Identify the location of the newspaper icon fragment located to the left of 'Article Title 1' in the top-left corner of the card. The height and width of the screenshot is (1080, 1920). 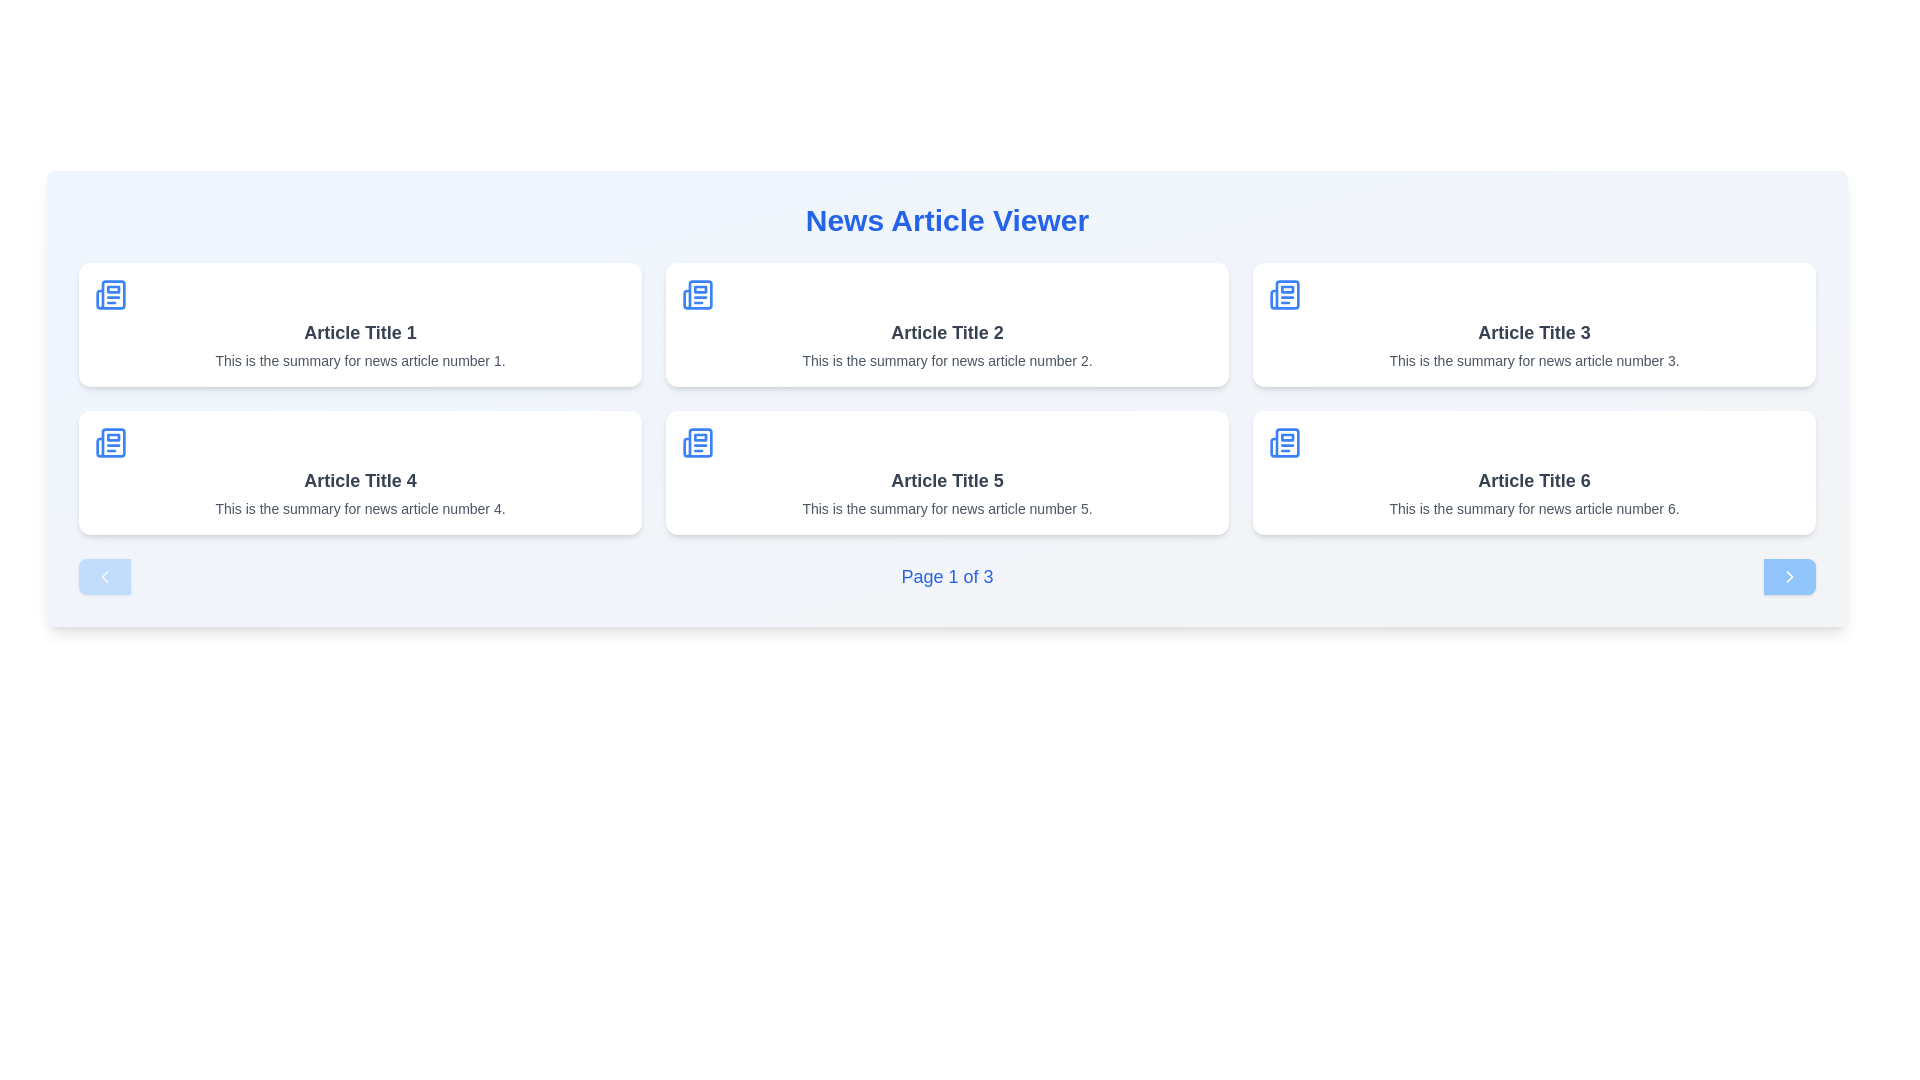
(109, 294).